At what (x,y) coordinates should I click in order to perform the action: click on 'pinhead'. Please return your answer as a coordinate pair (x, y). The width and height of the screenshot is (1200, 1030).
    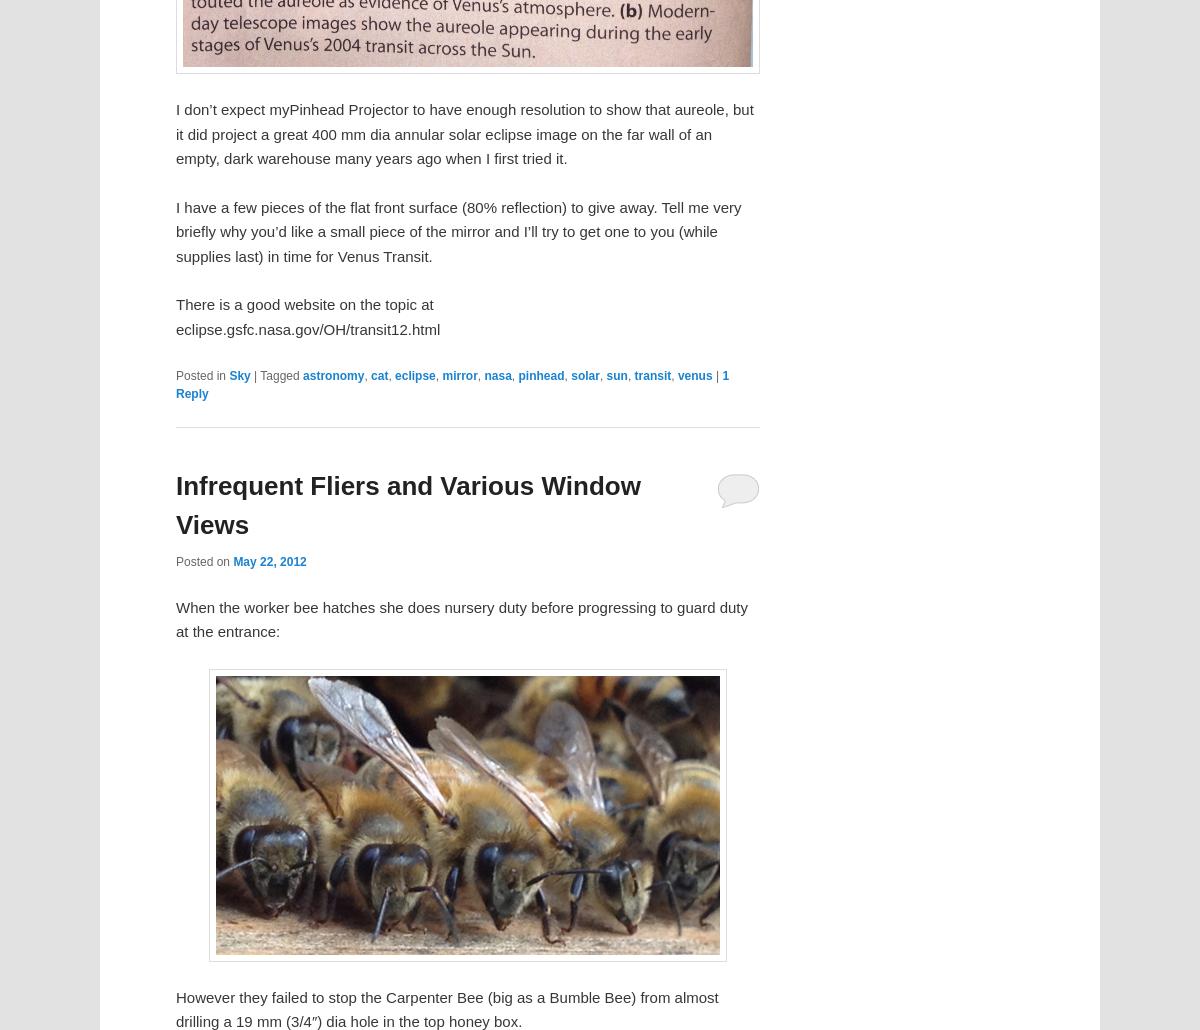
    Looking at the image, I should click on (517, 375).